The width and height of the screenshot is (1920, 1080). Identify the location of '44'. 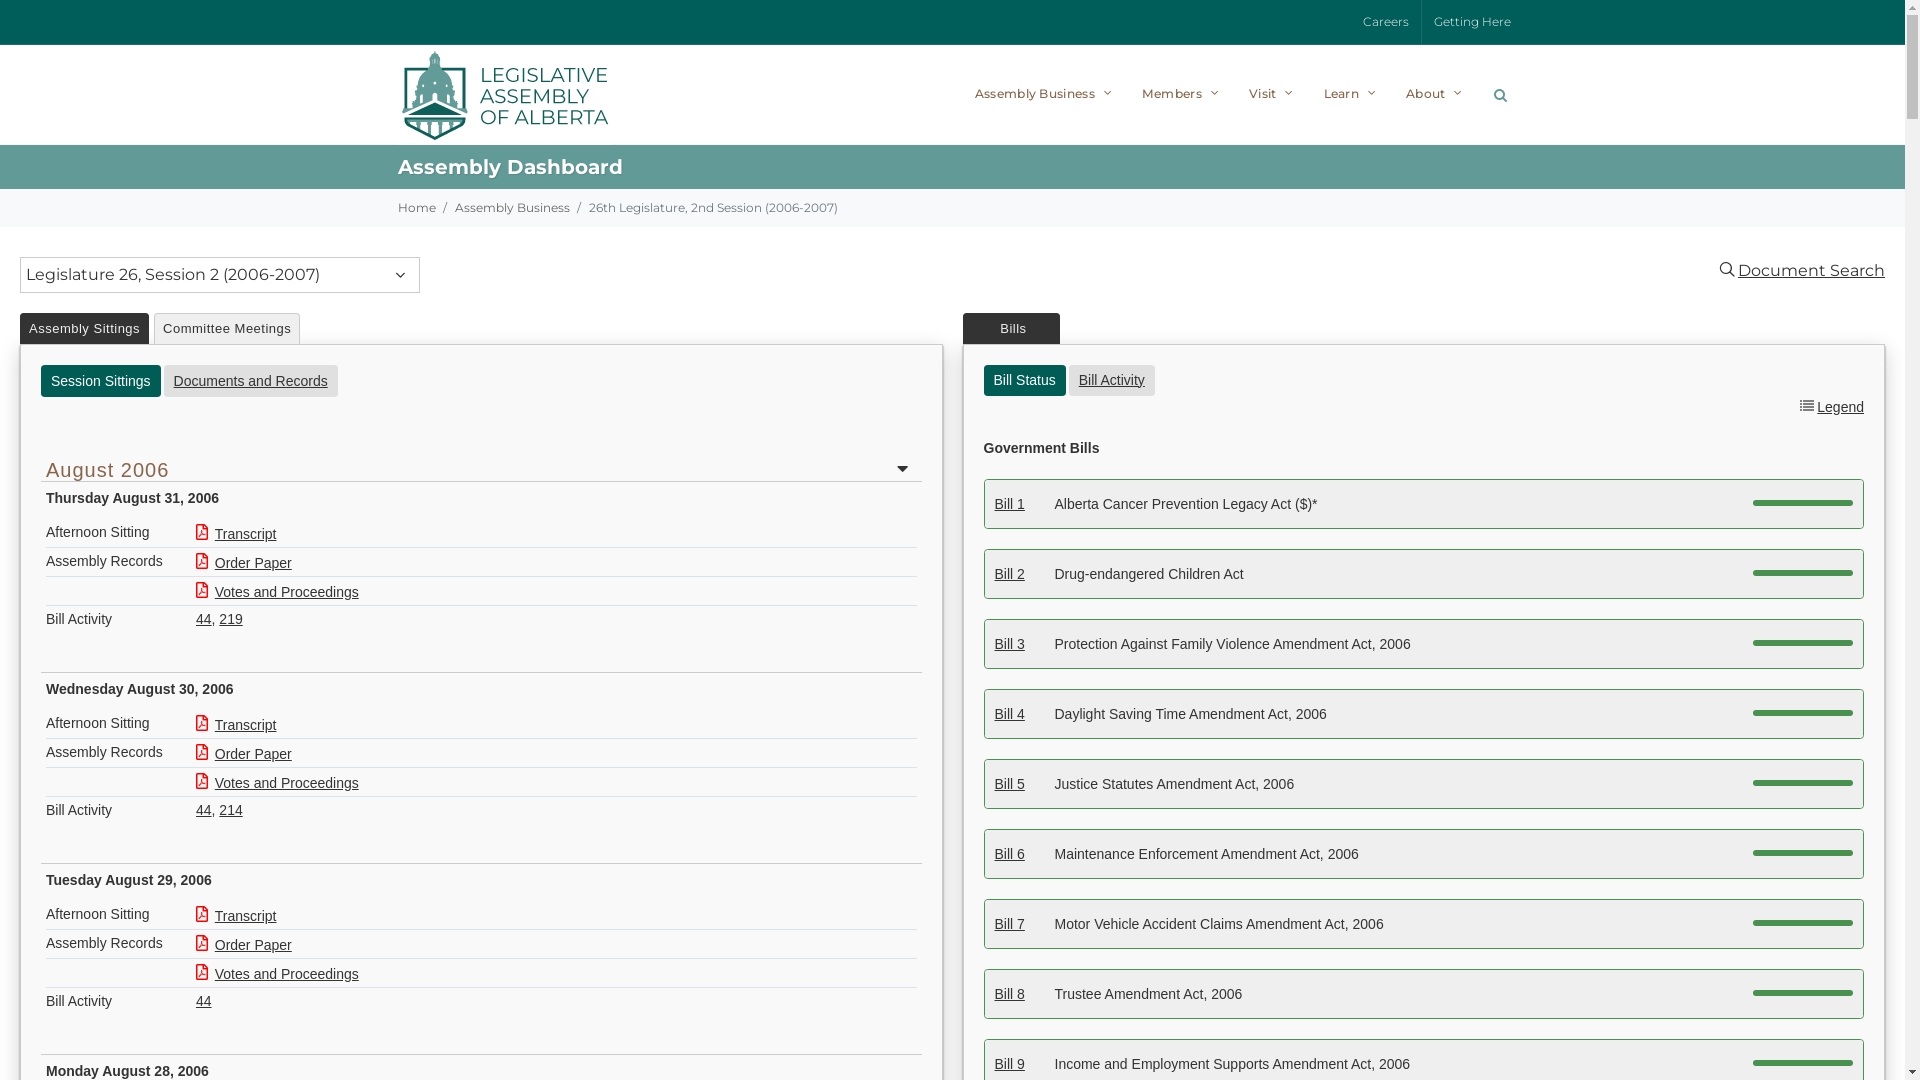
(196, 616).